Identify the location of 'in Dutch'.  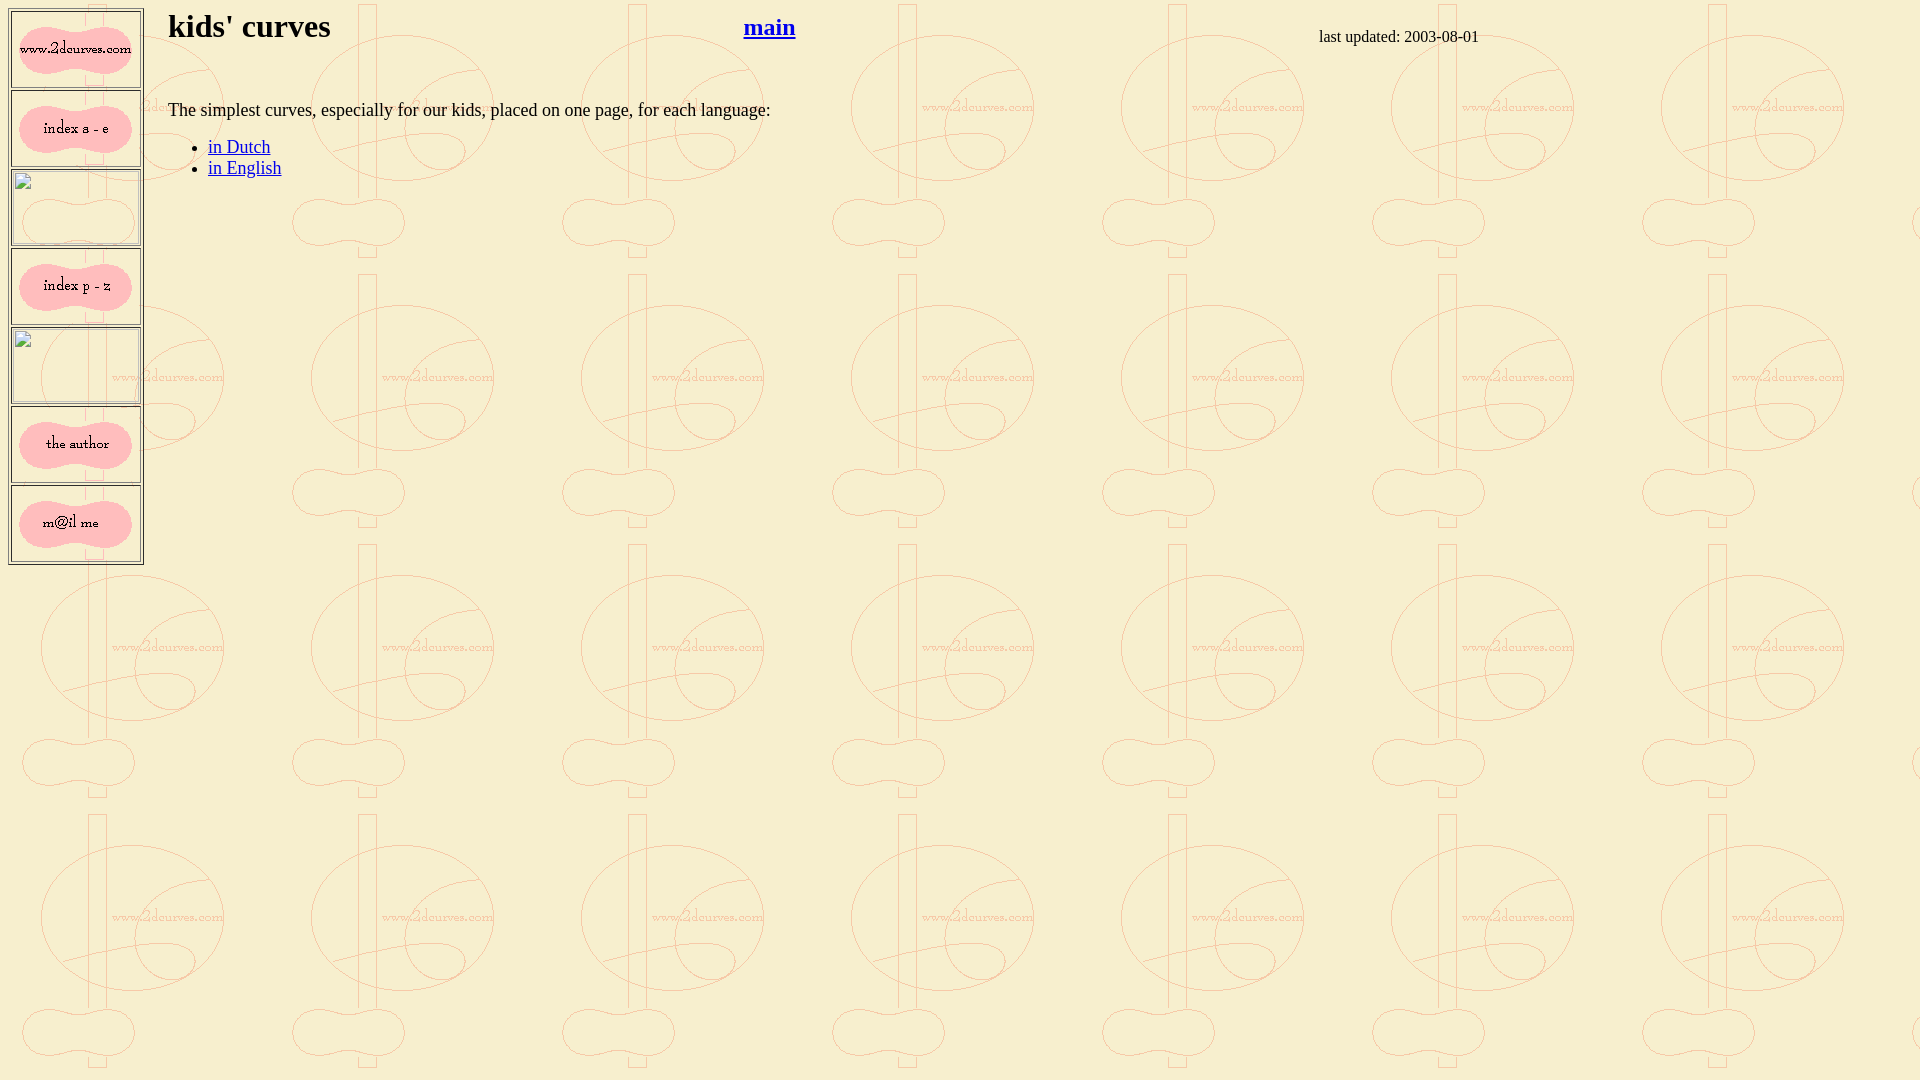
(207, 146).